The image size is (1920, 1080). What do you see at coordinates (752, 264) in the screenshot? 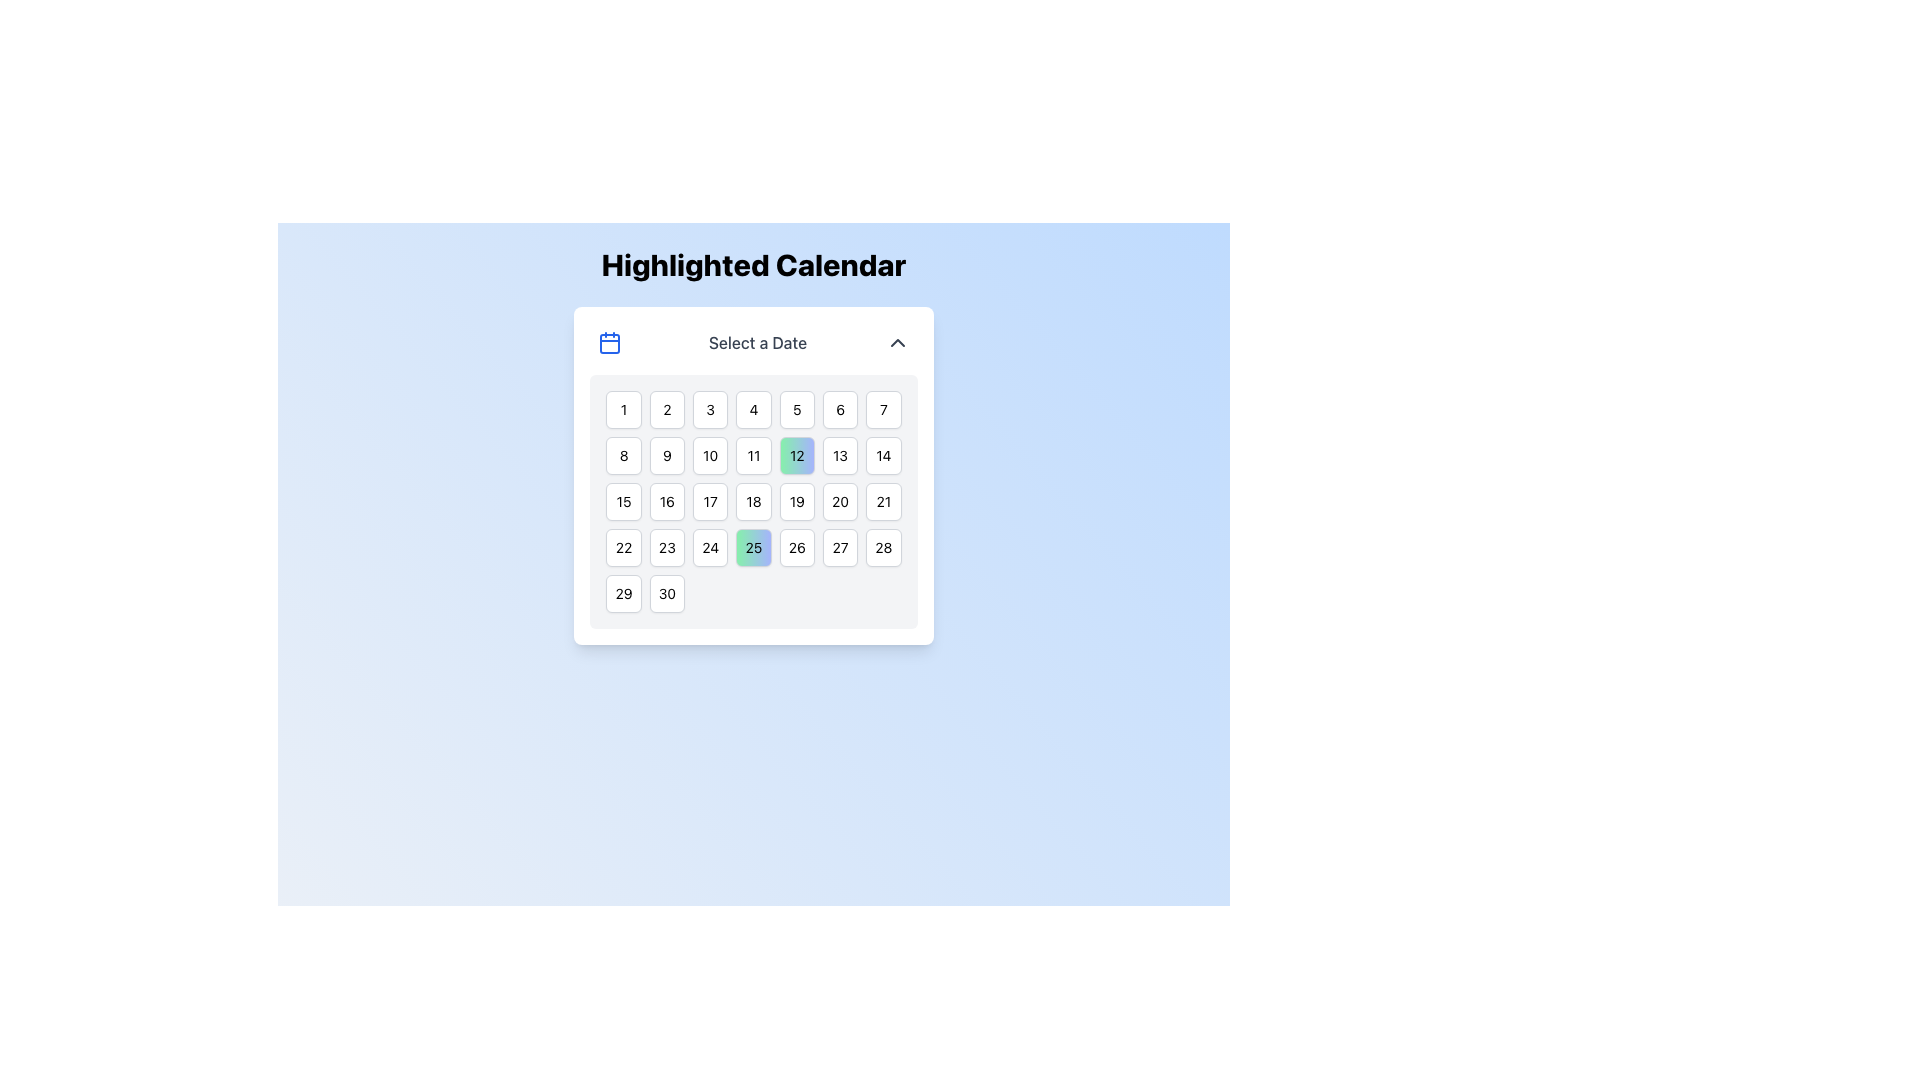
I see `the static text heading indicating the main function of the application, located centrally above the calendar selection widget` at bounding box center [752, 264].